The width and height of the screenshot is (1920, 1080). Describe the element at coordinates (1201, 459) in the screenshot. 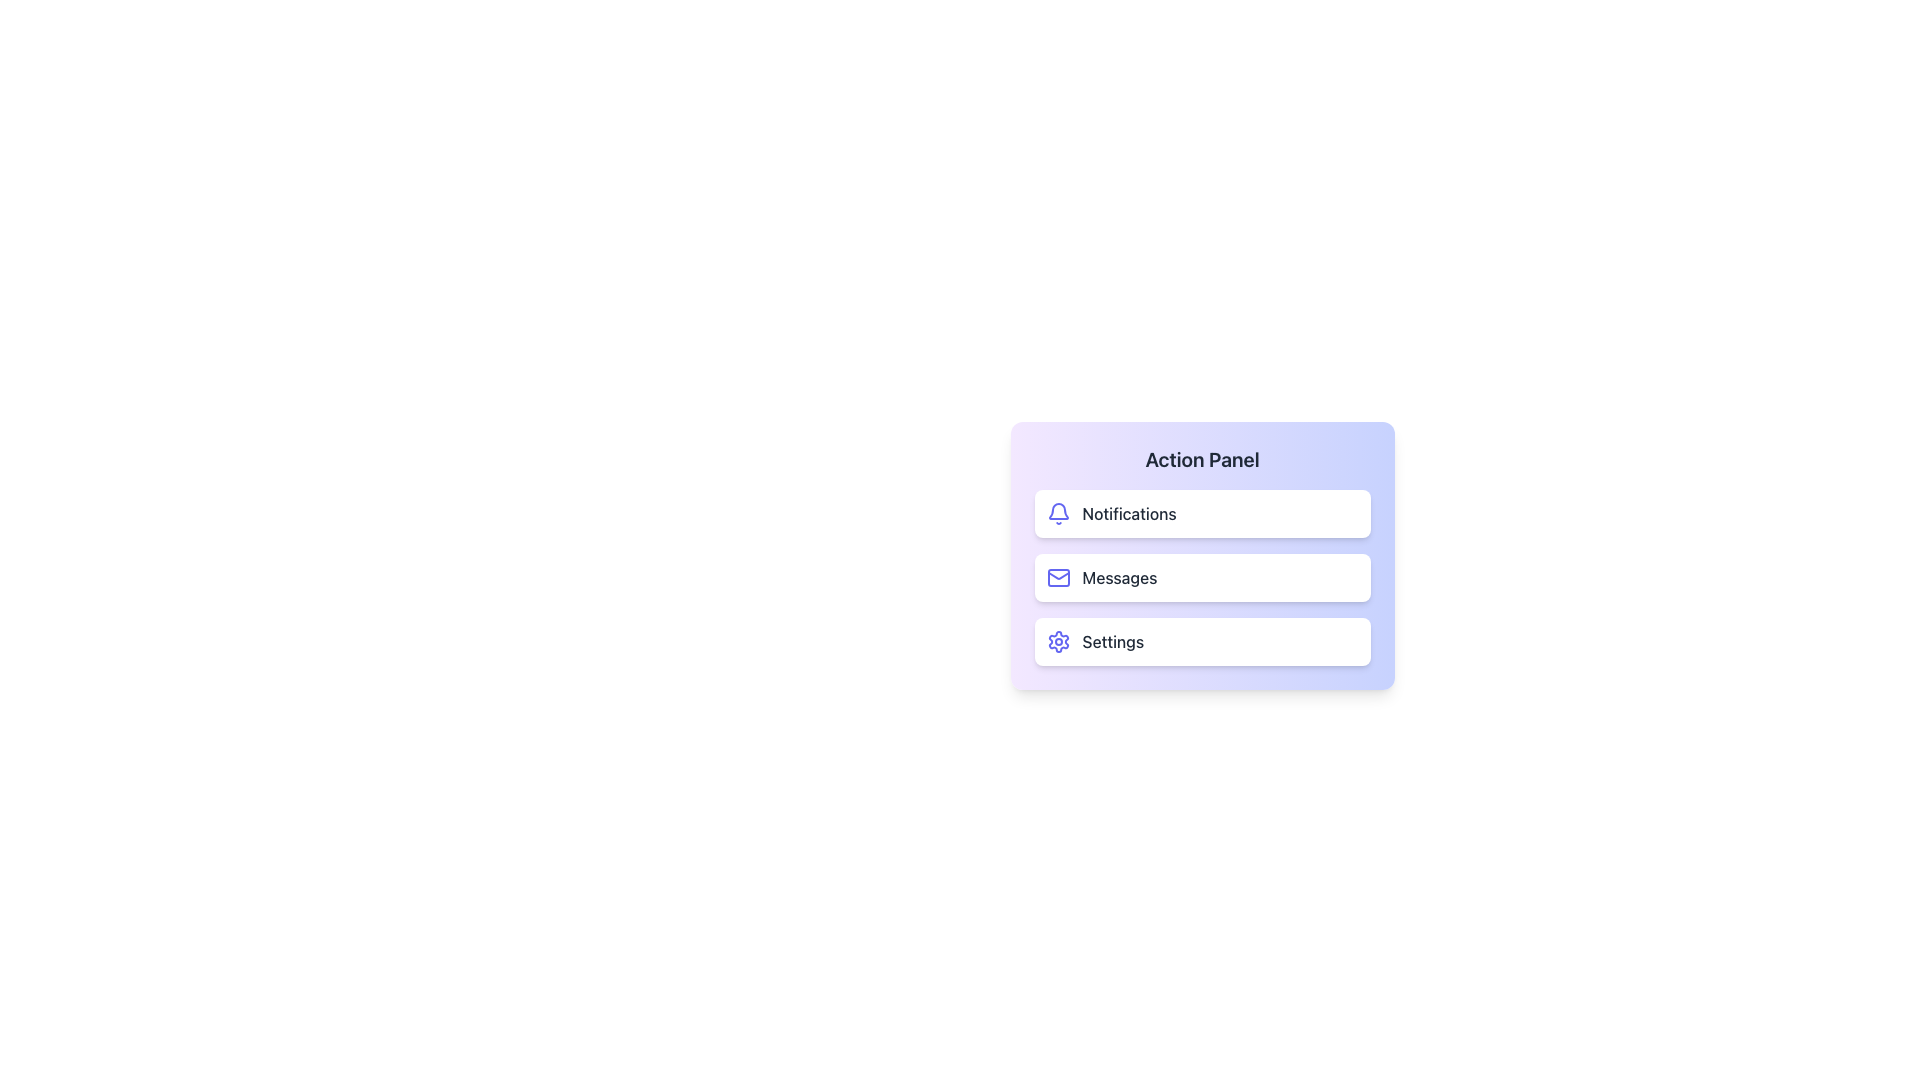

I see `the header text label that serves as the title for the grouped buttons below` at that location.